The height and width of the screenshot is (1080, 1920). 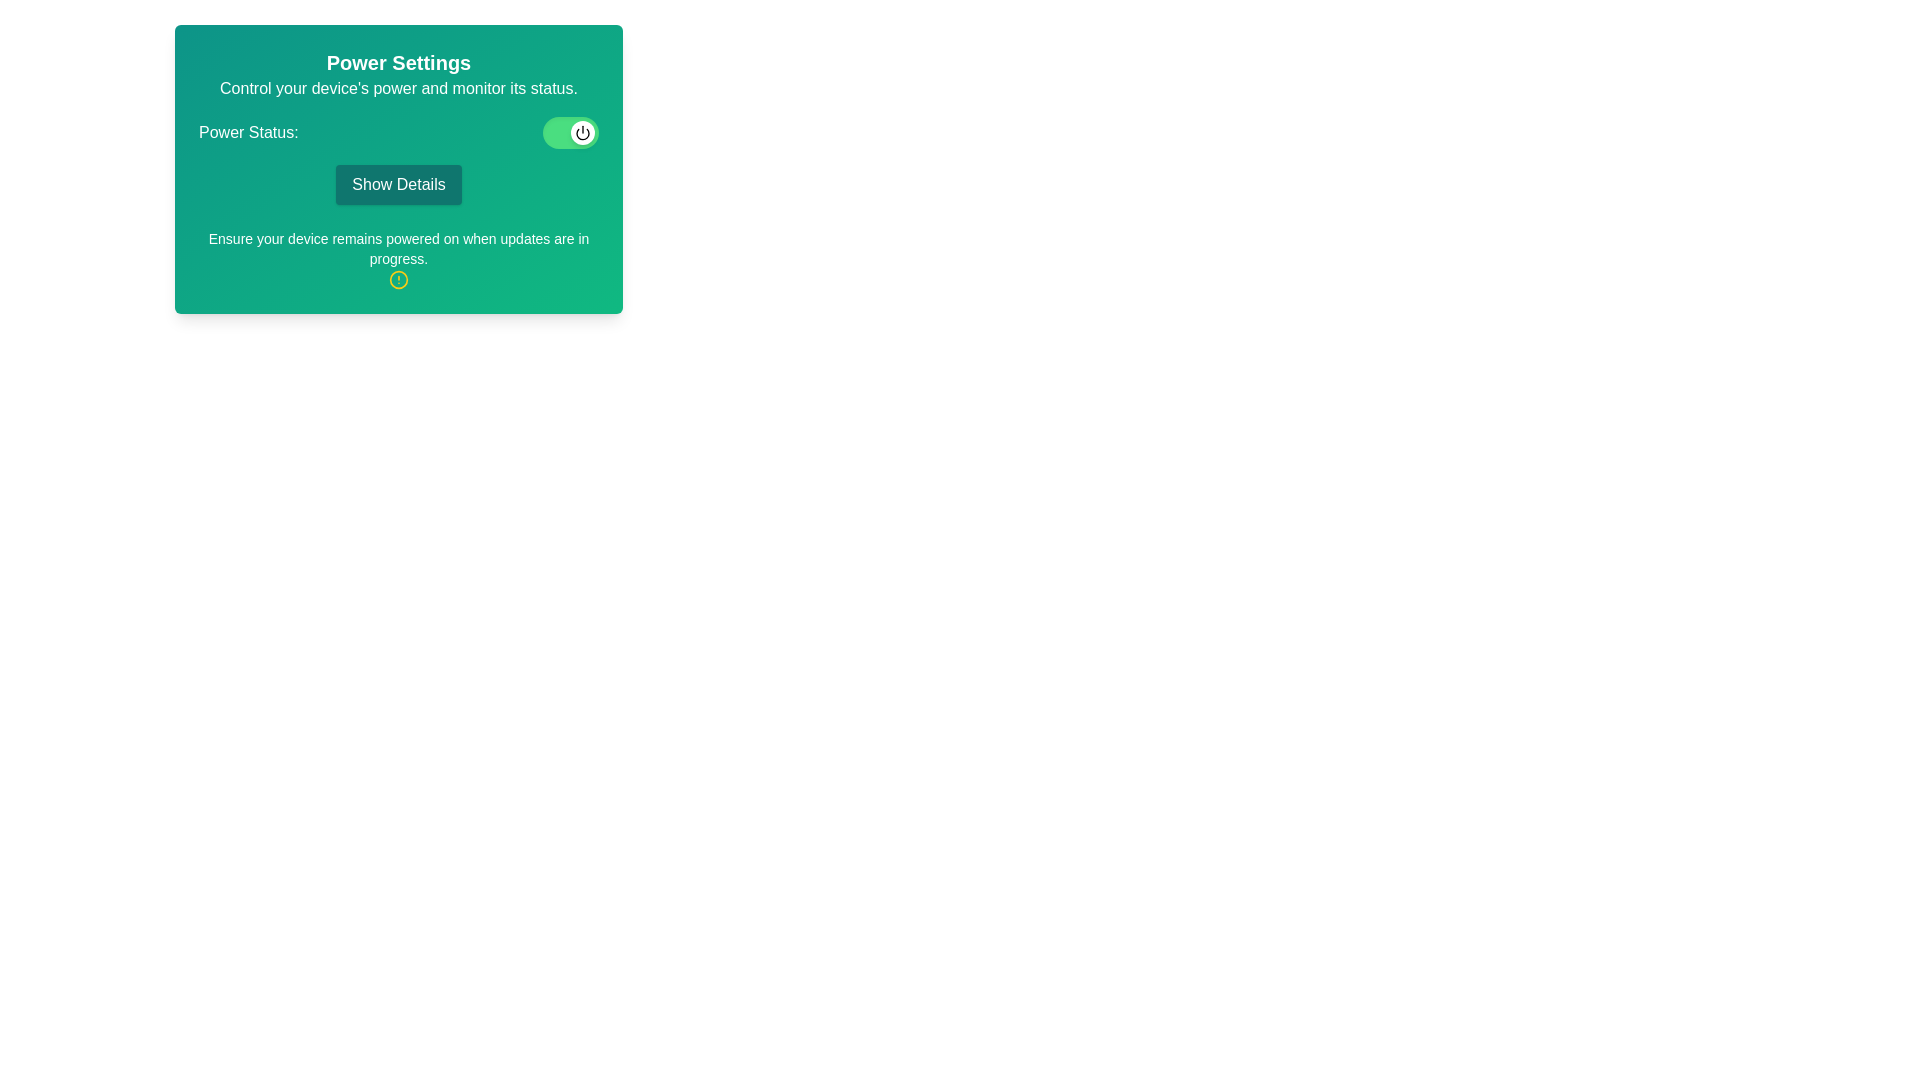 What do you see at coordinates (398, 61) in the screenshot?
I see `the heading text element indicating power settings` at bounding box center [398, 61].